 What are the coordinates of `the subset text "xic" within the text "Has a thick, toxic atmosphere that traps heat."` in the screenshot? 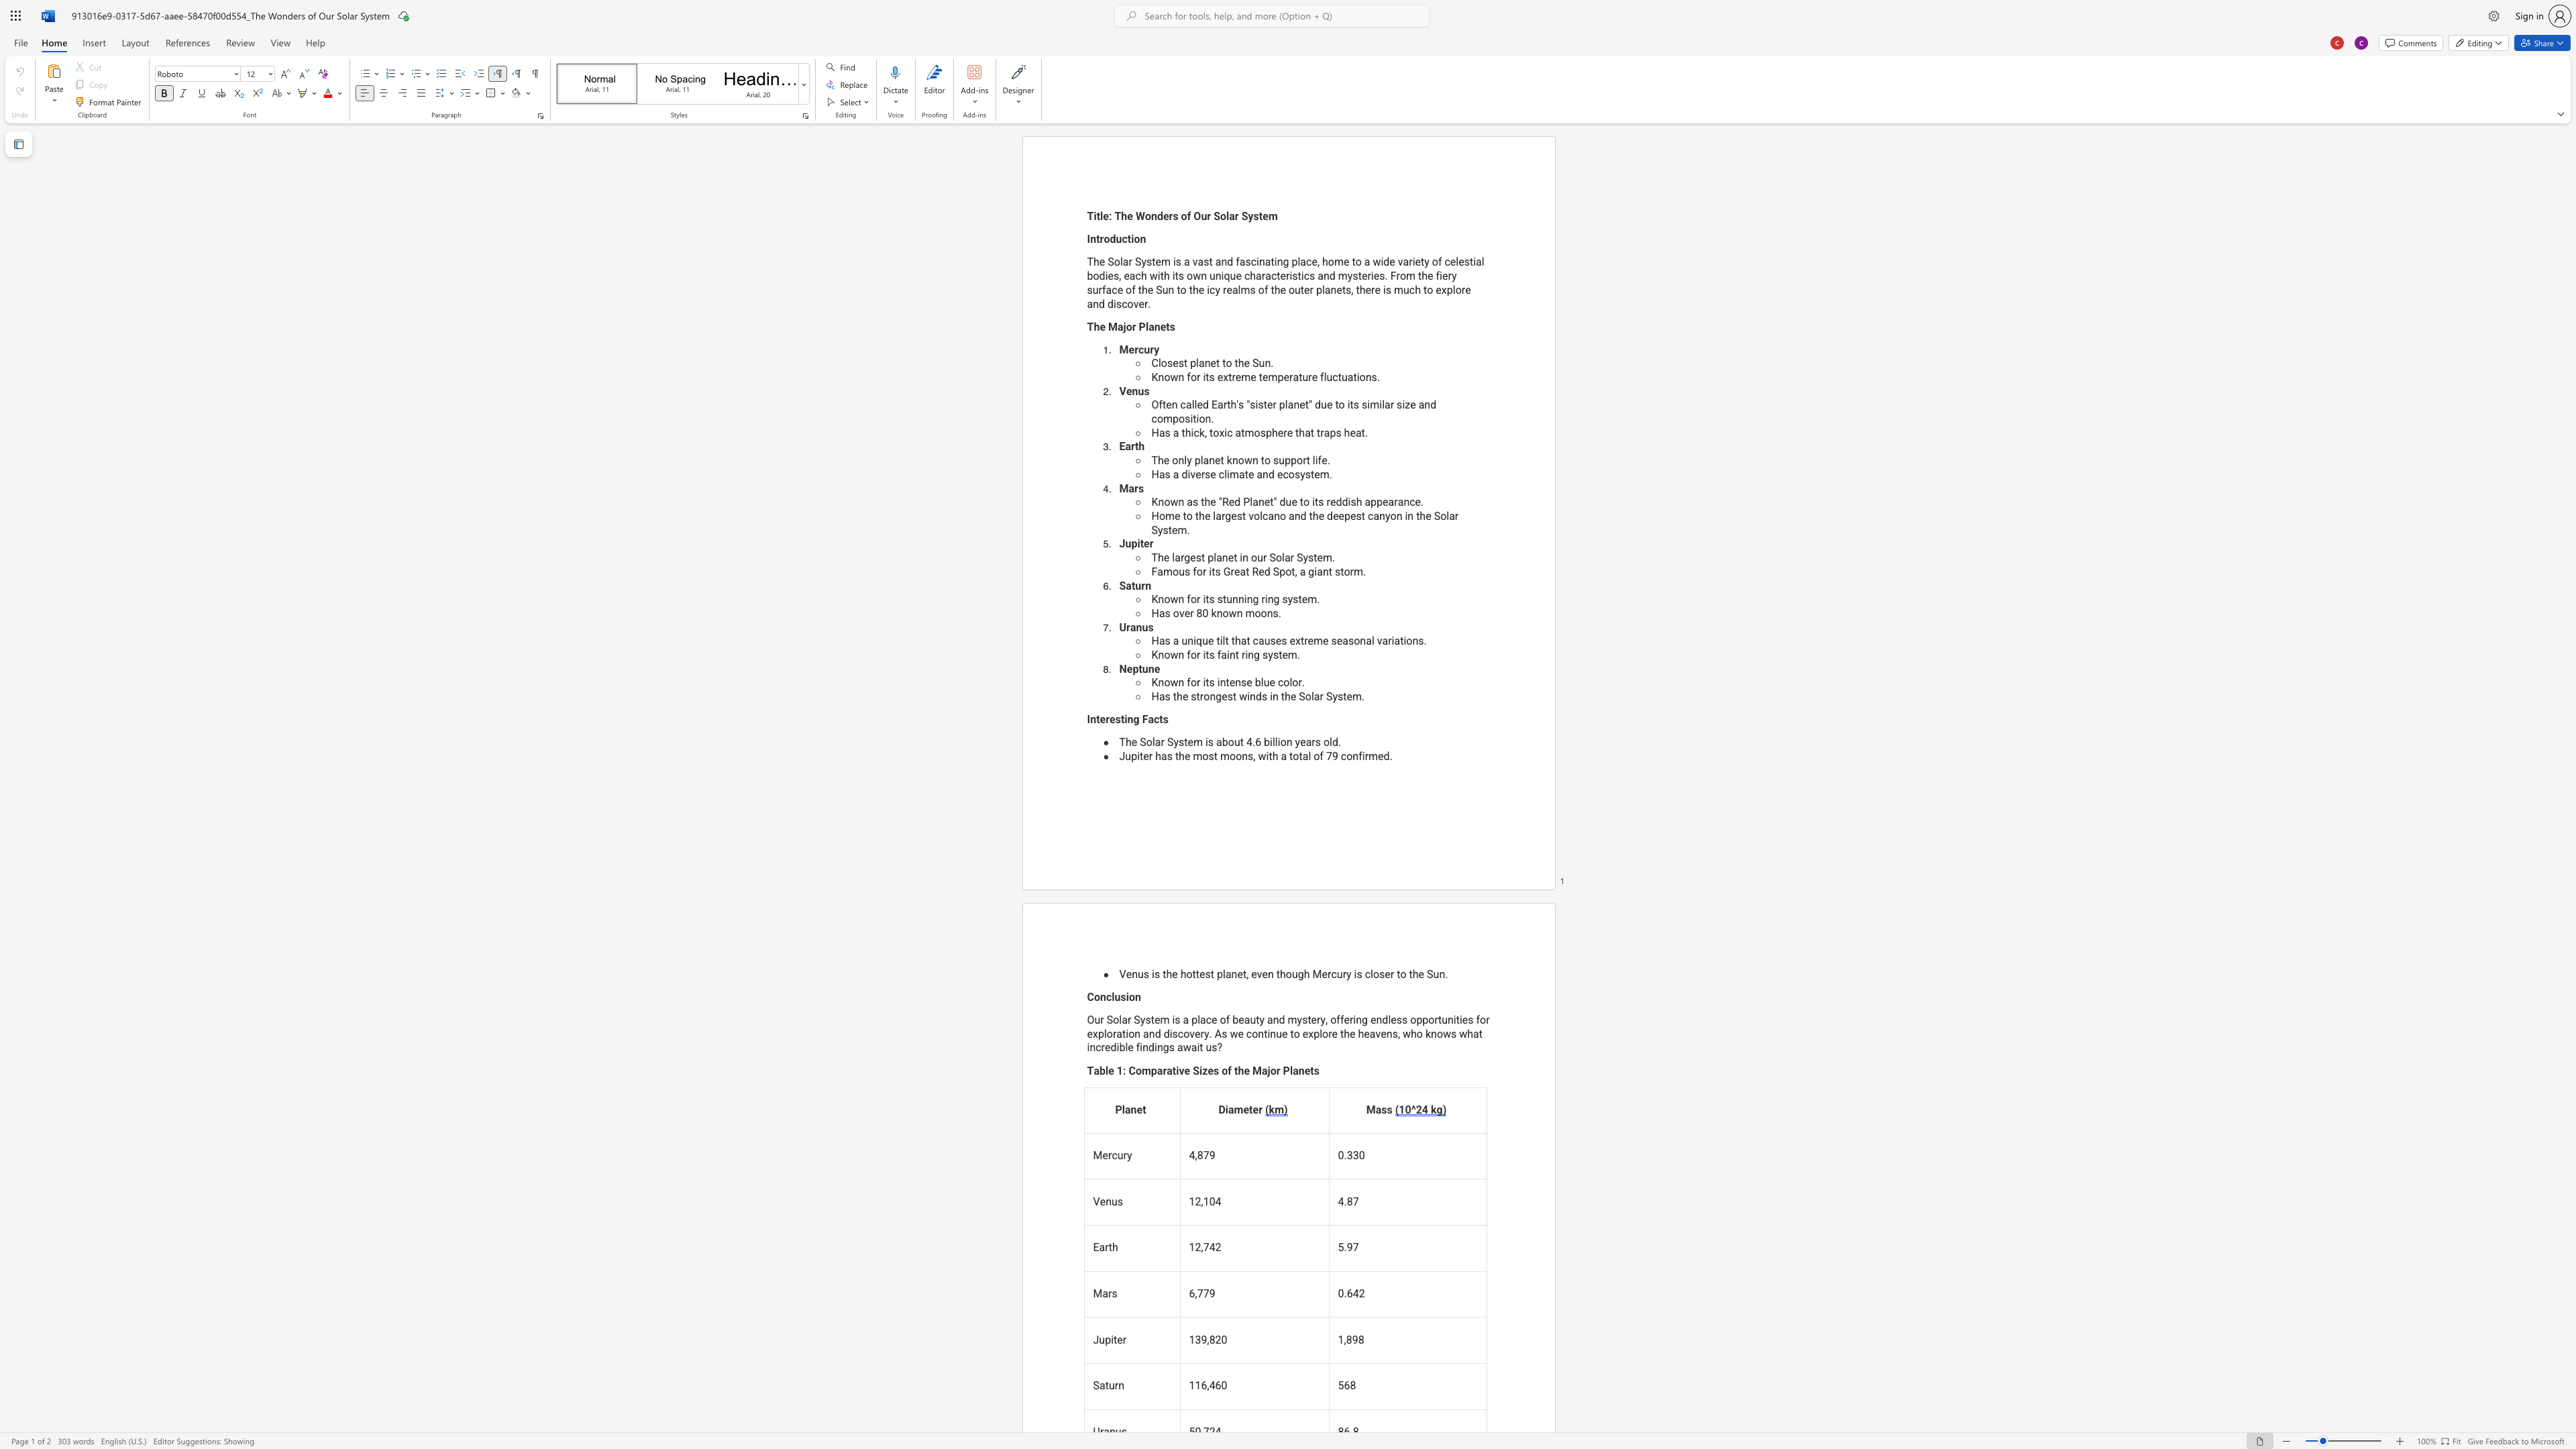 It's located at (1219, 432).